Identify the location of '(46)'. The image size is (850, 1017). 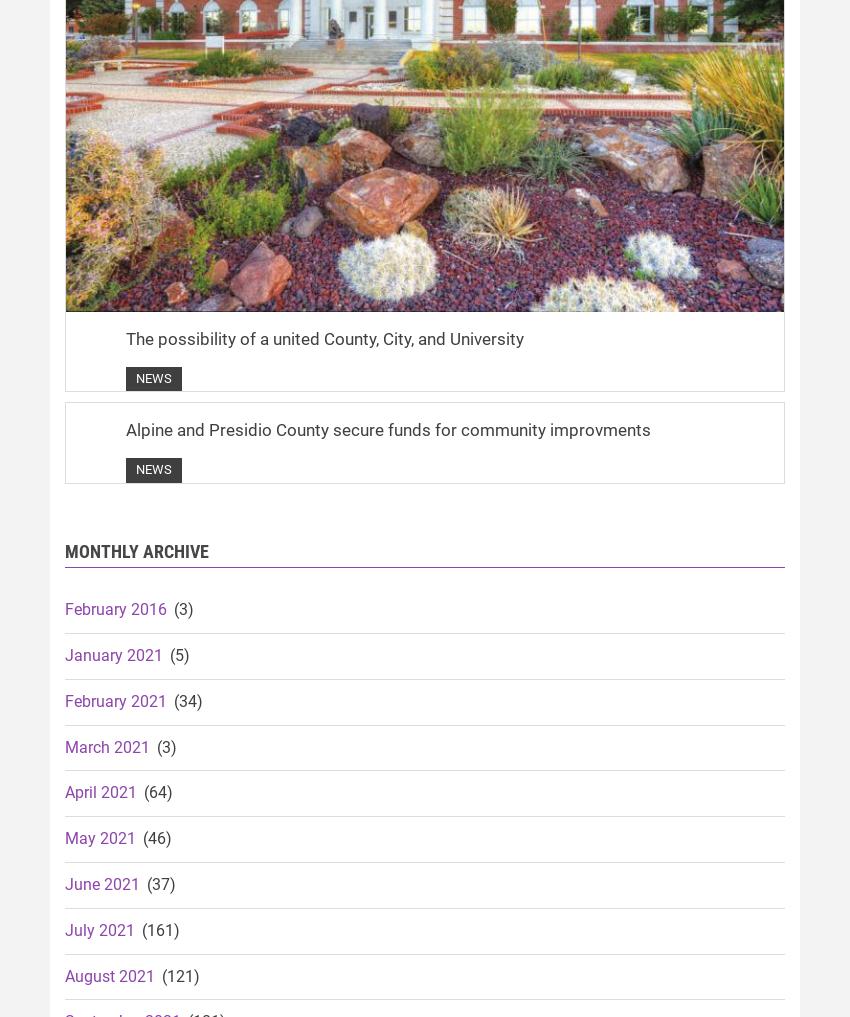
(155, 837).